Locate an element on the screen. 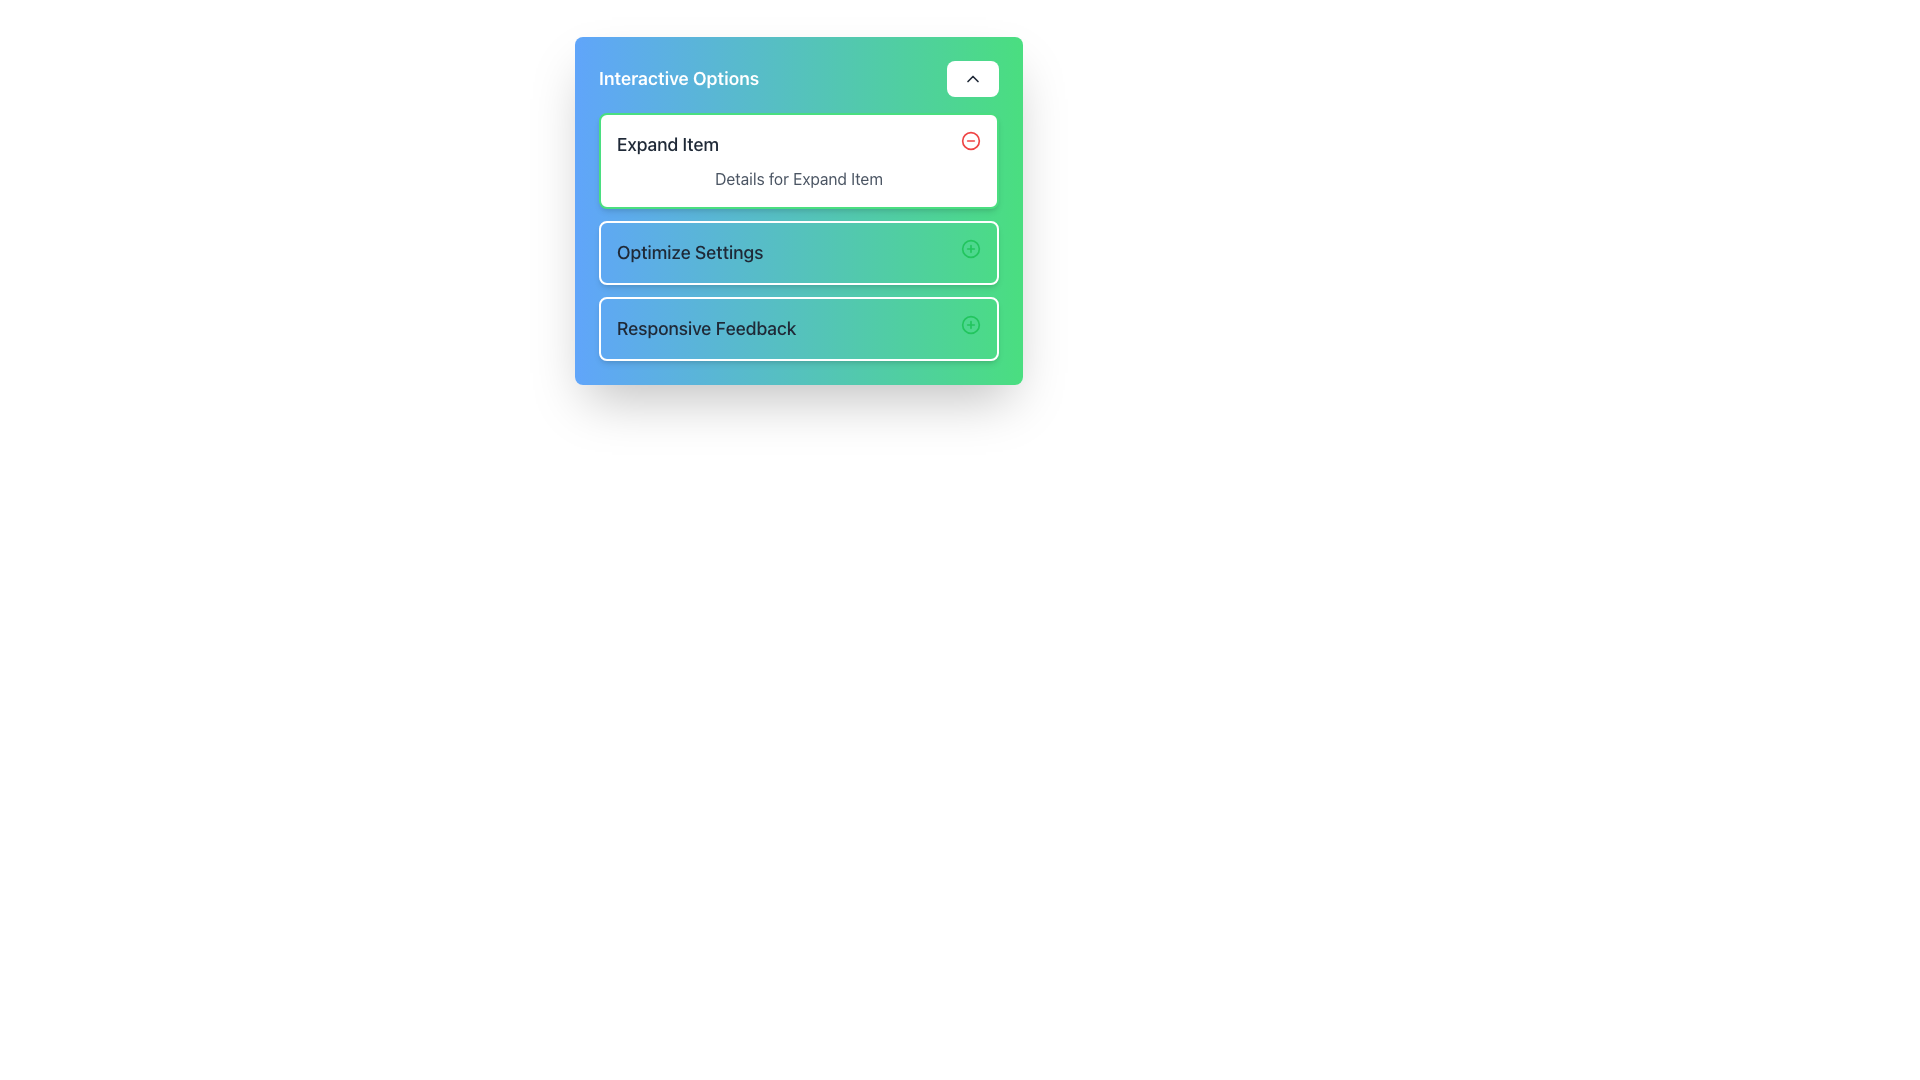 This screenshot has width=1920, height=1080. the SVG circle component with a green border, located within the 'Optimize Settings' button, positioned to the right of its label text is located at coordinates (970, 248).